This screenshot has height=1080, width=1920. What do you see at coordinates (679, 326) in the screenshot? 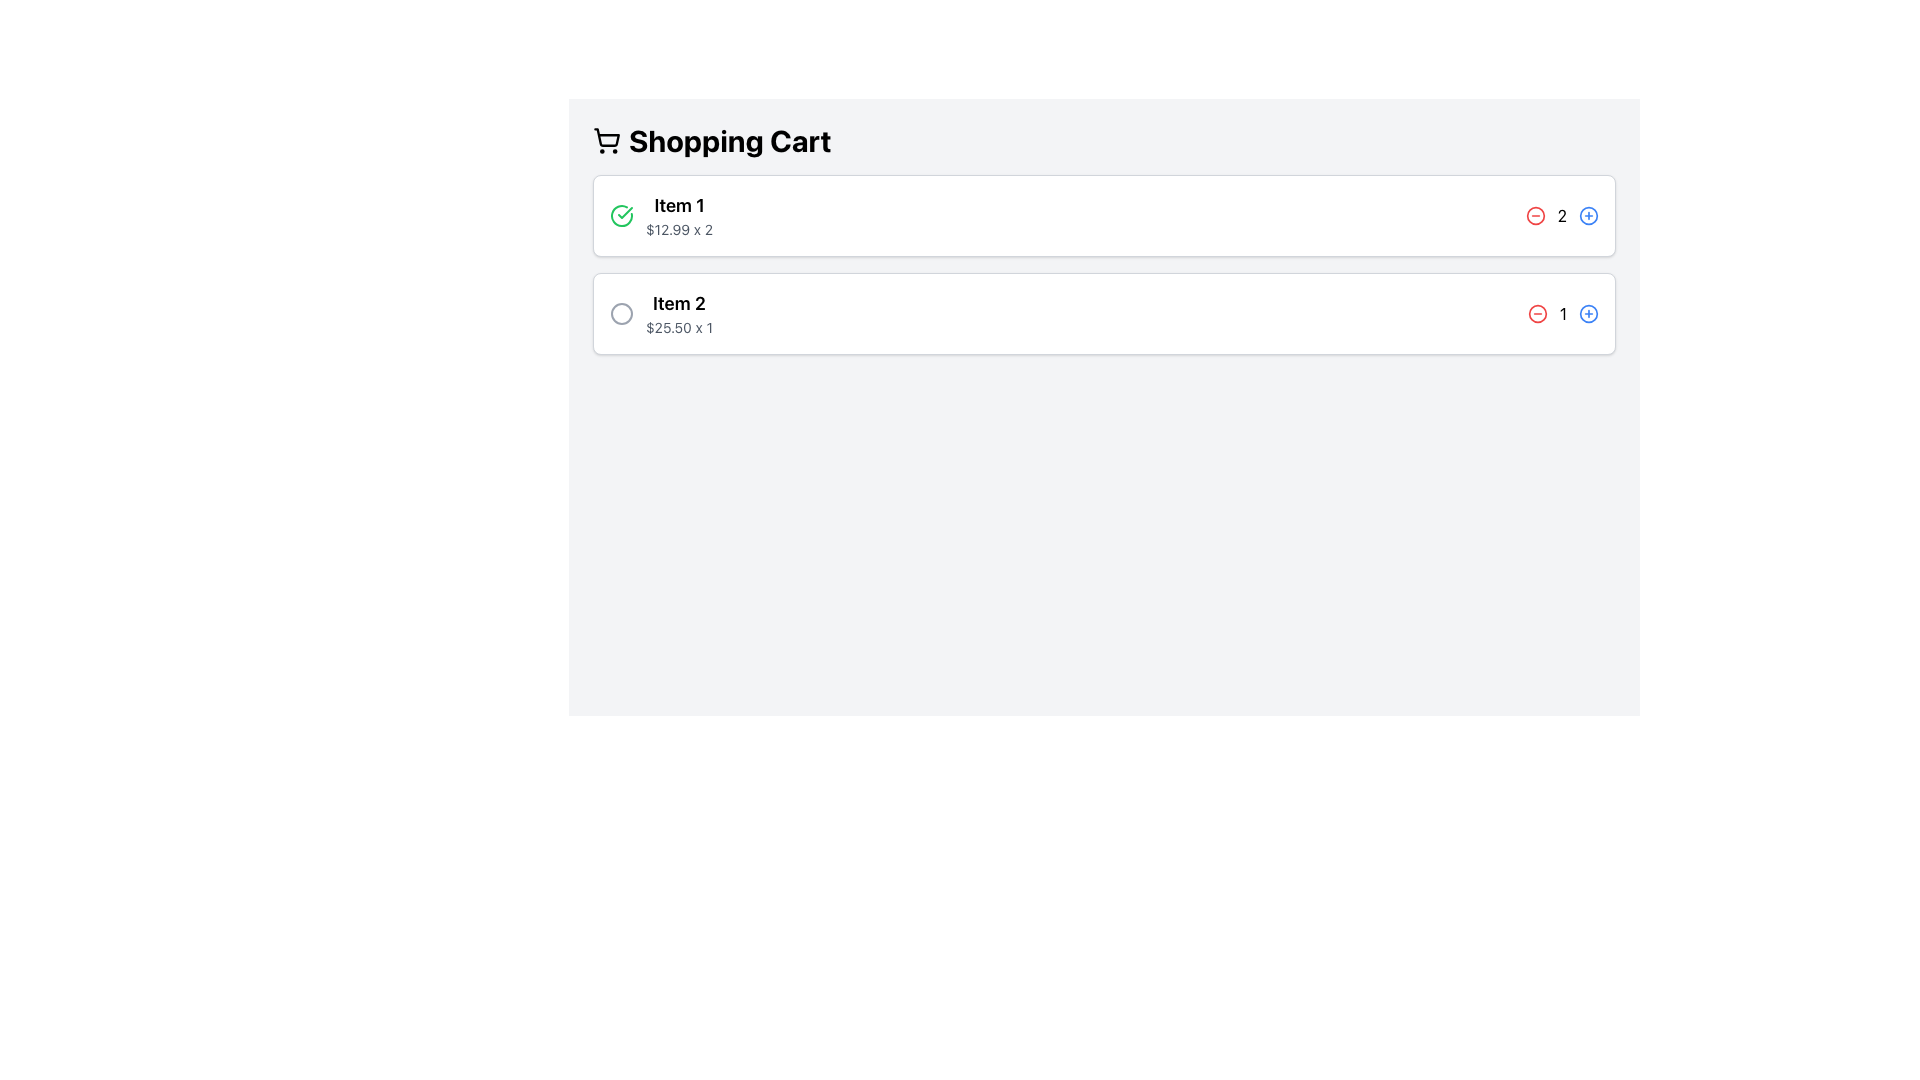
I see `the informational text displaying the unit price and quantity selected for Item 2, which is positioned below the 'Item 2' label` at bounding box center [679, 326].